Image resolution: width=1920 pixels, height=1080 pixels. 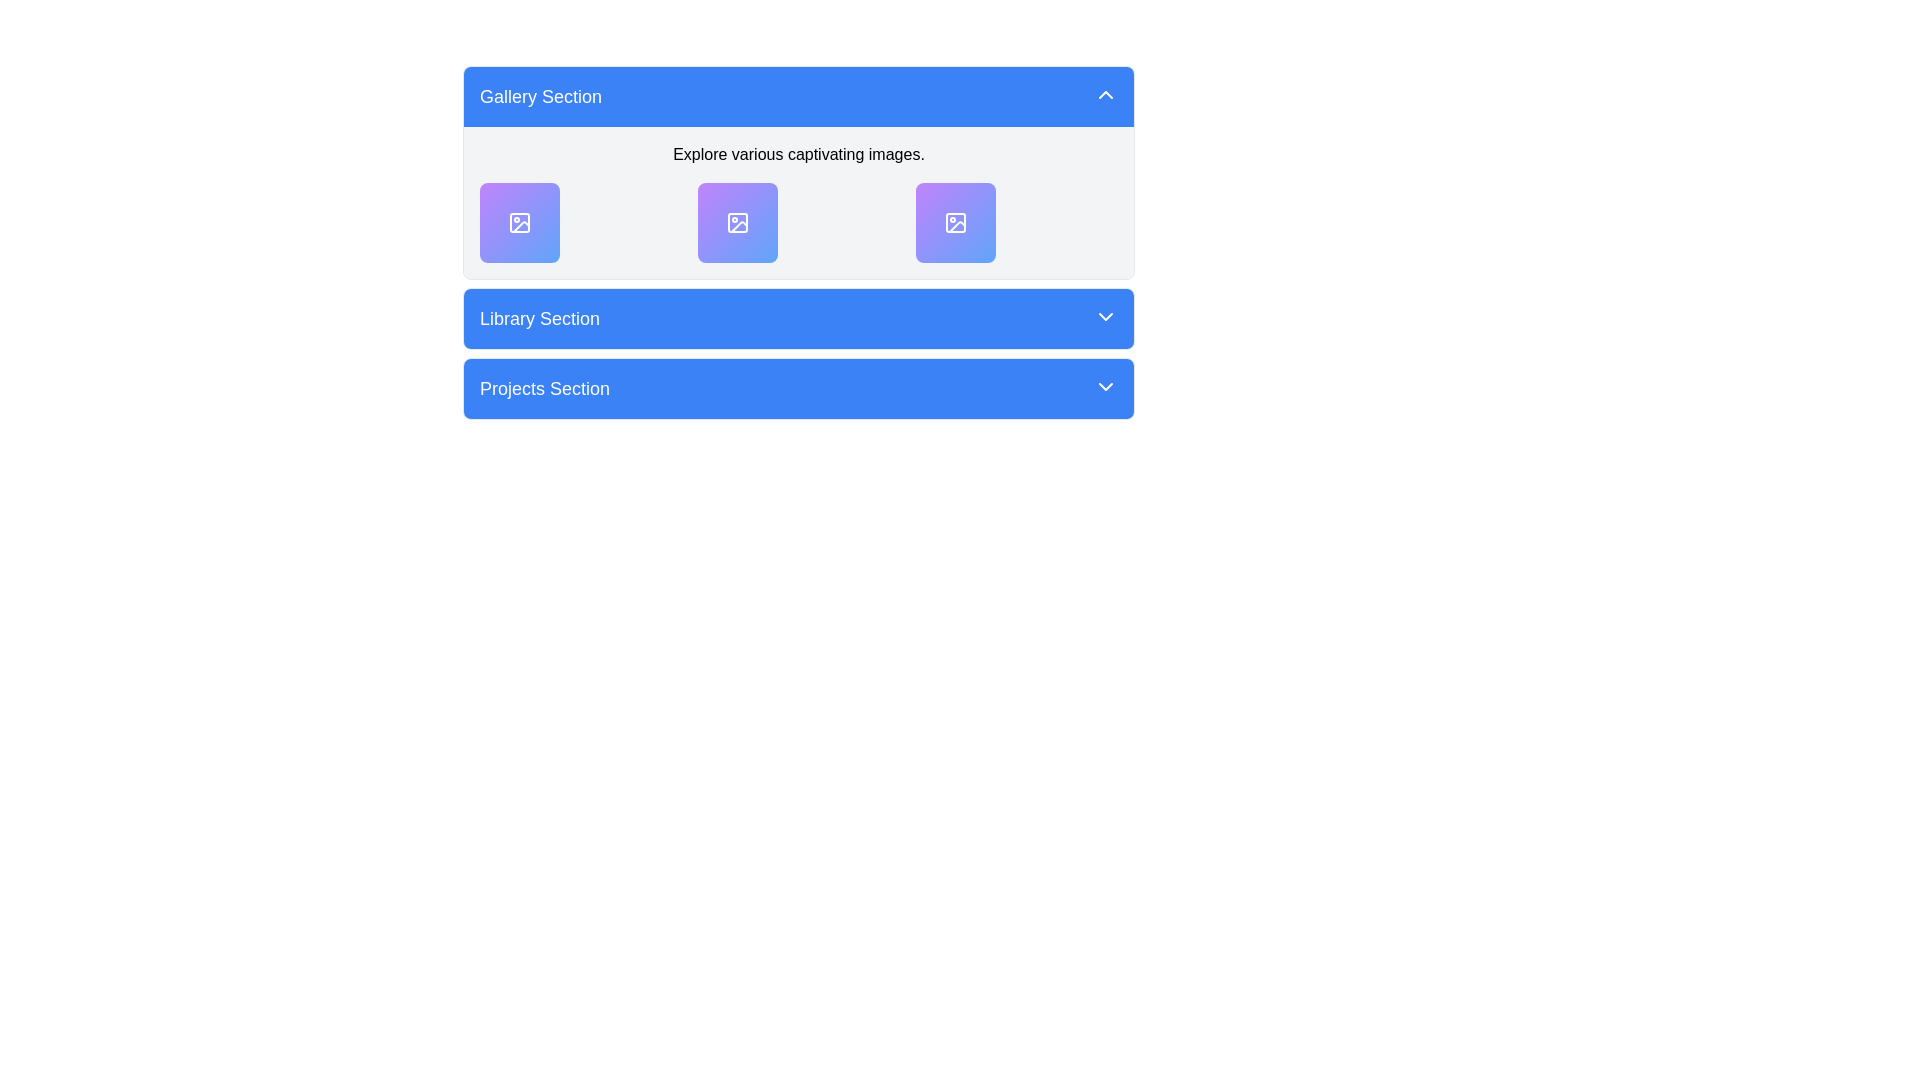 I want to click on the square-shaped card with gradient styling transitioning from purple to blue, which features a white image icon centered within it, so click(x=519, y=223).